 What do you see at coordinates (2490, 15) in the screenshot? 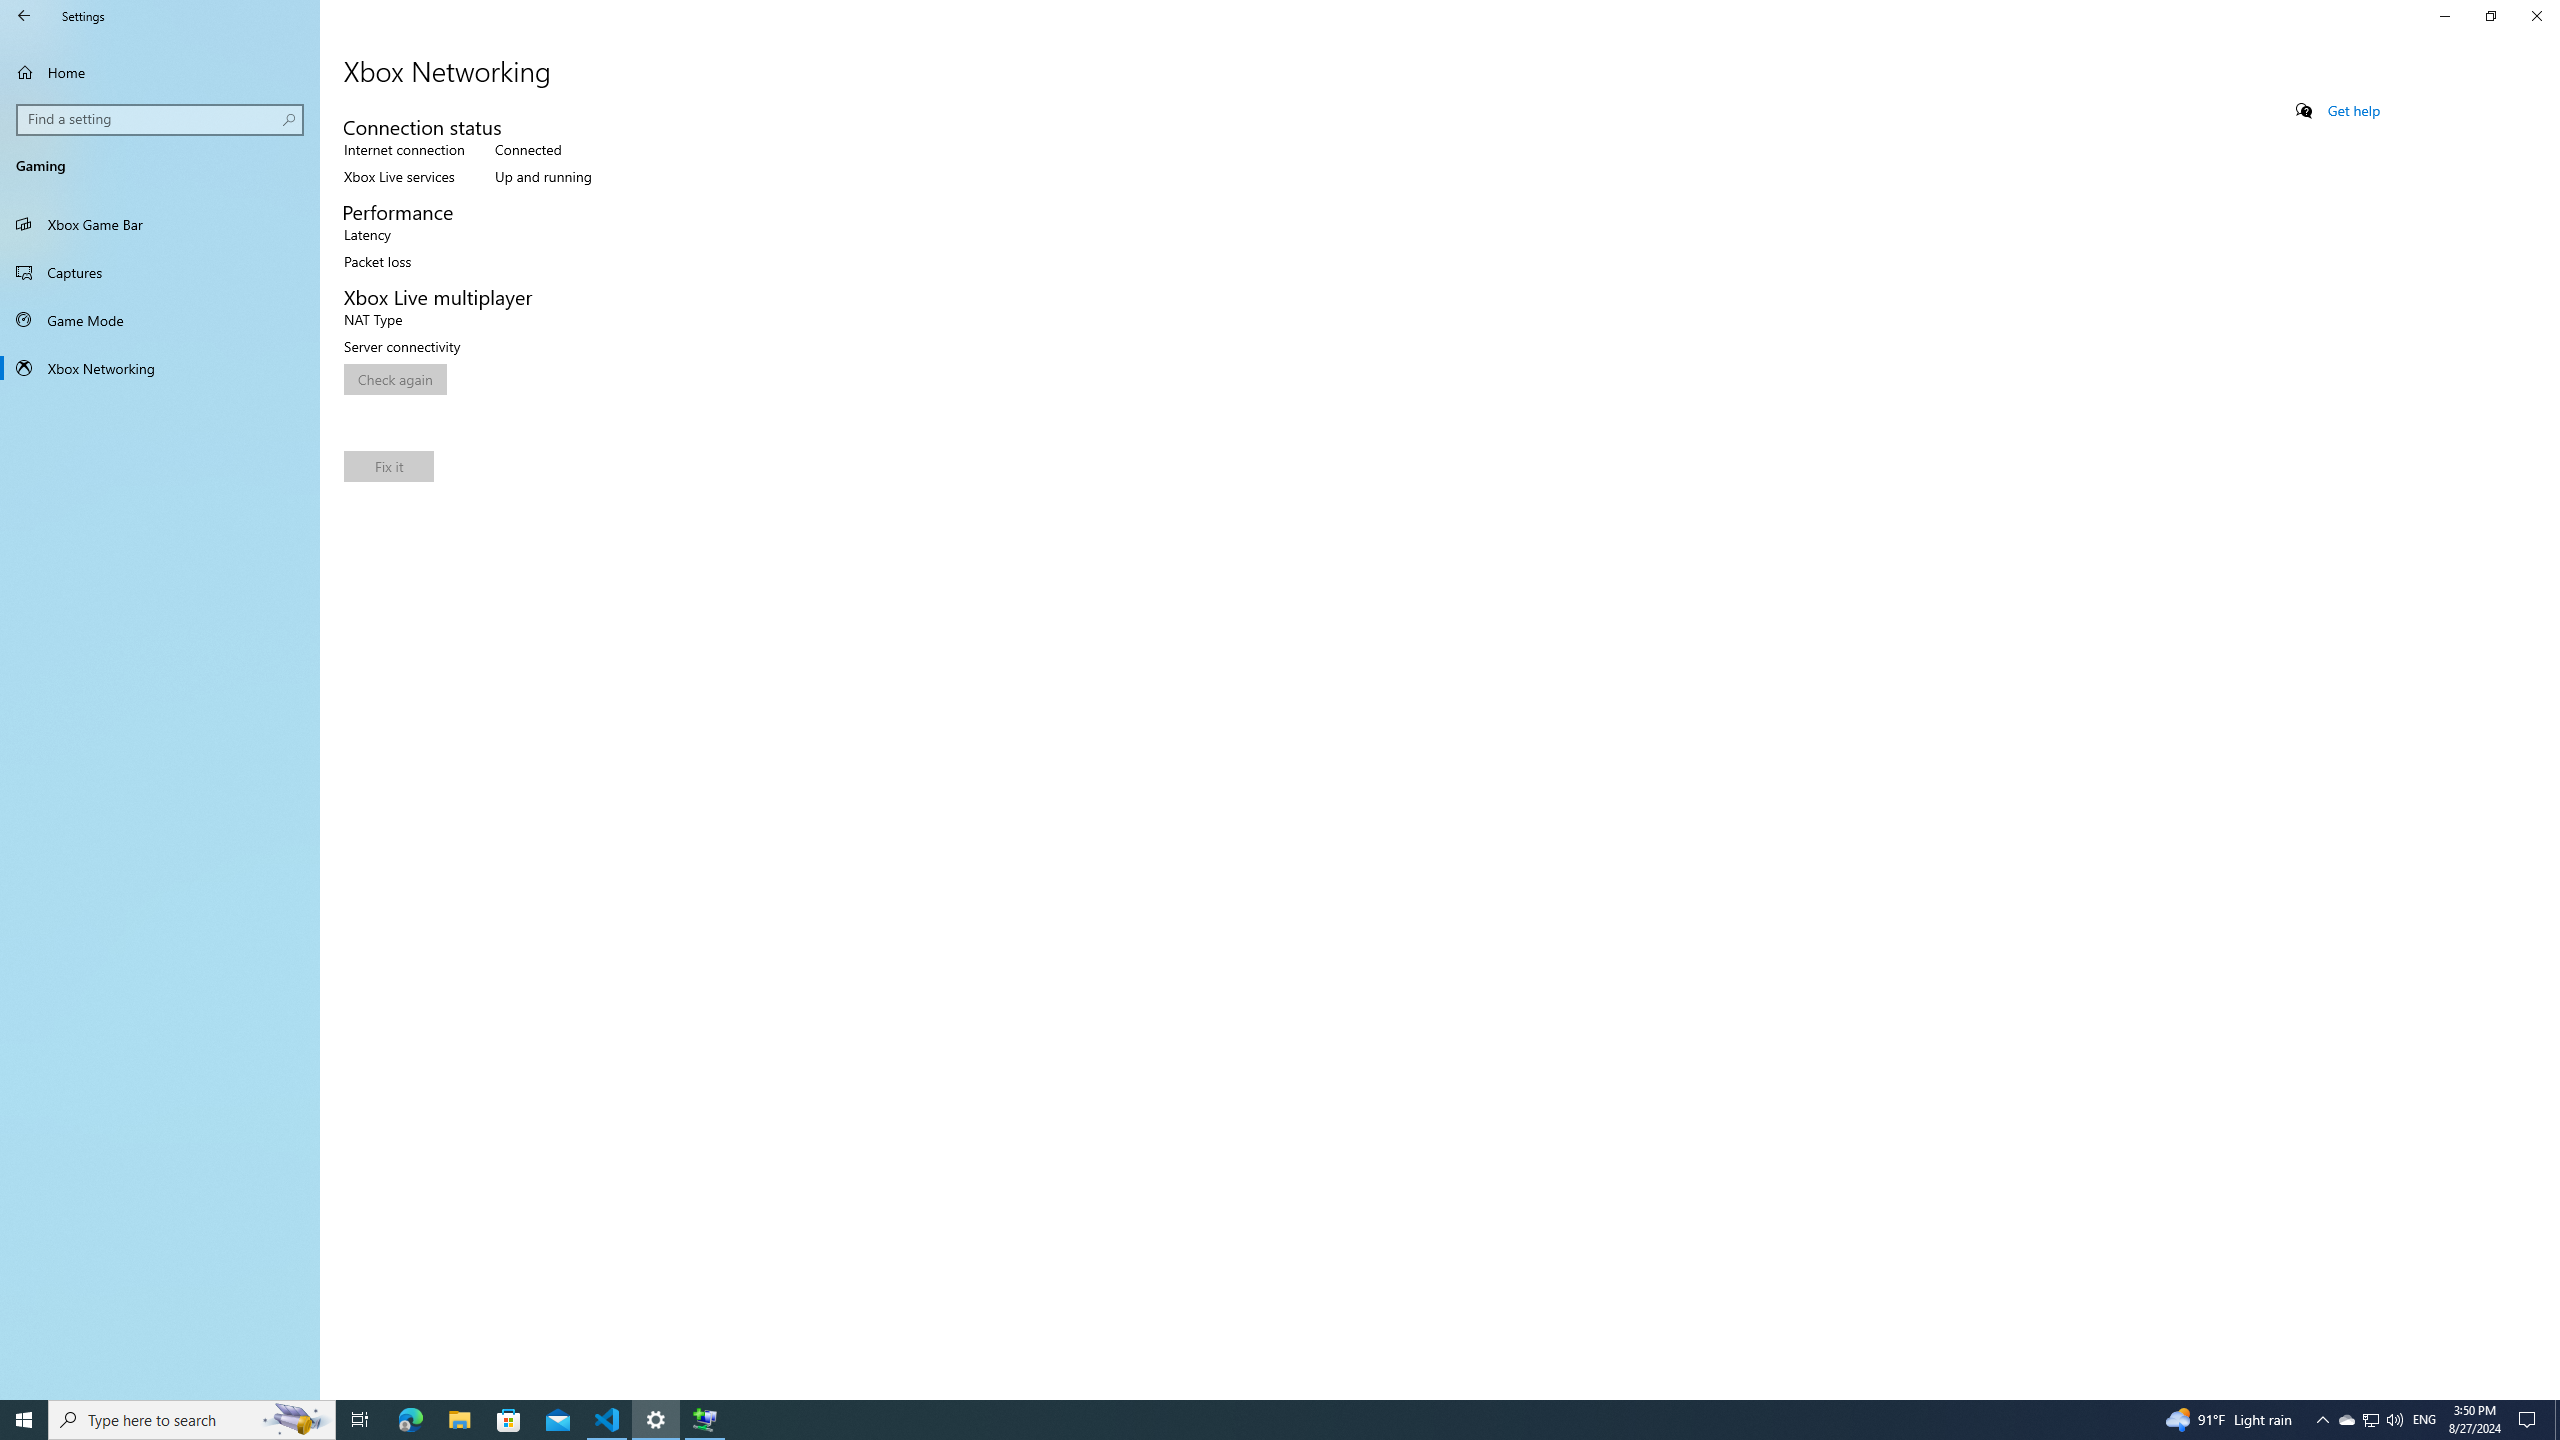
I see `'Restore Settings'` at bounding box center [2490, 15].